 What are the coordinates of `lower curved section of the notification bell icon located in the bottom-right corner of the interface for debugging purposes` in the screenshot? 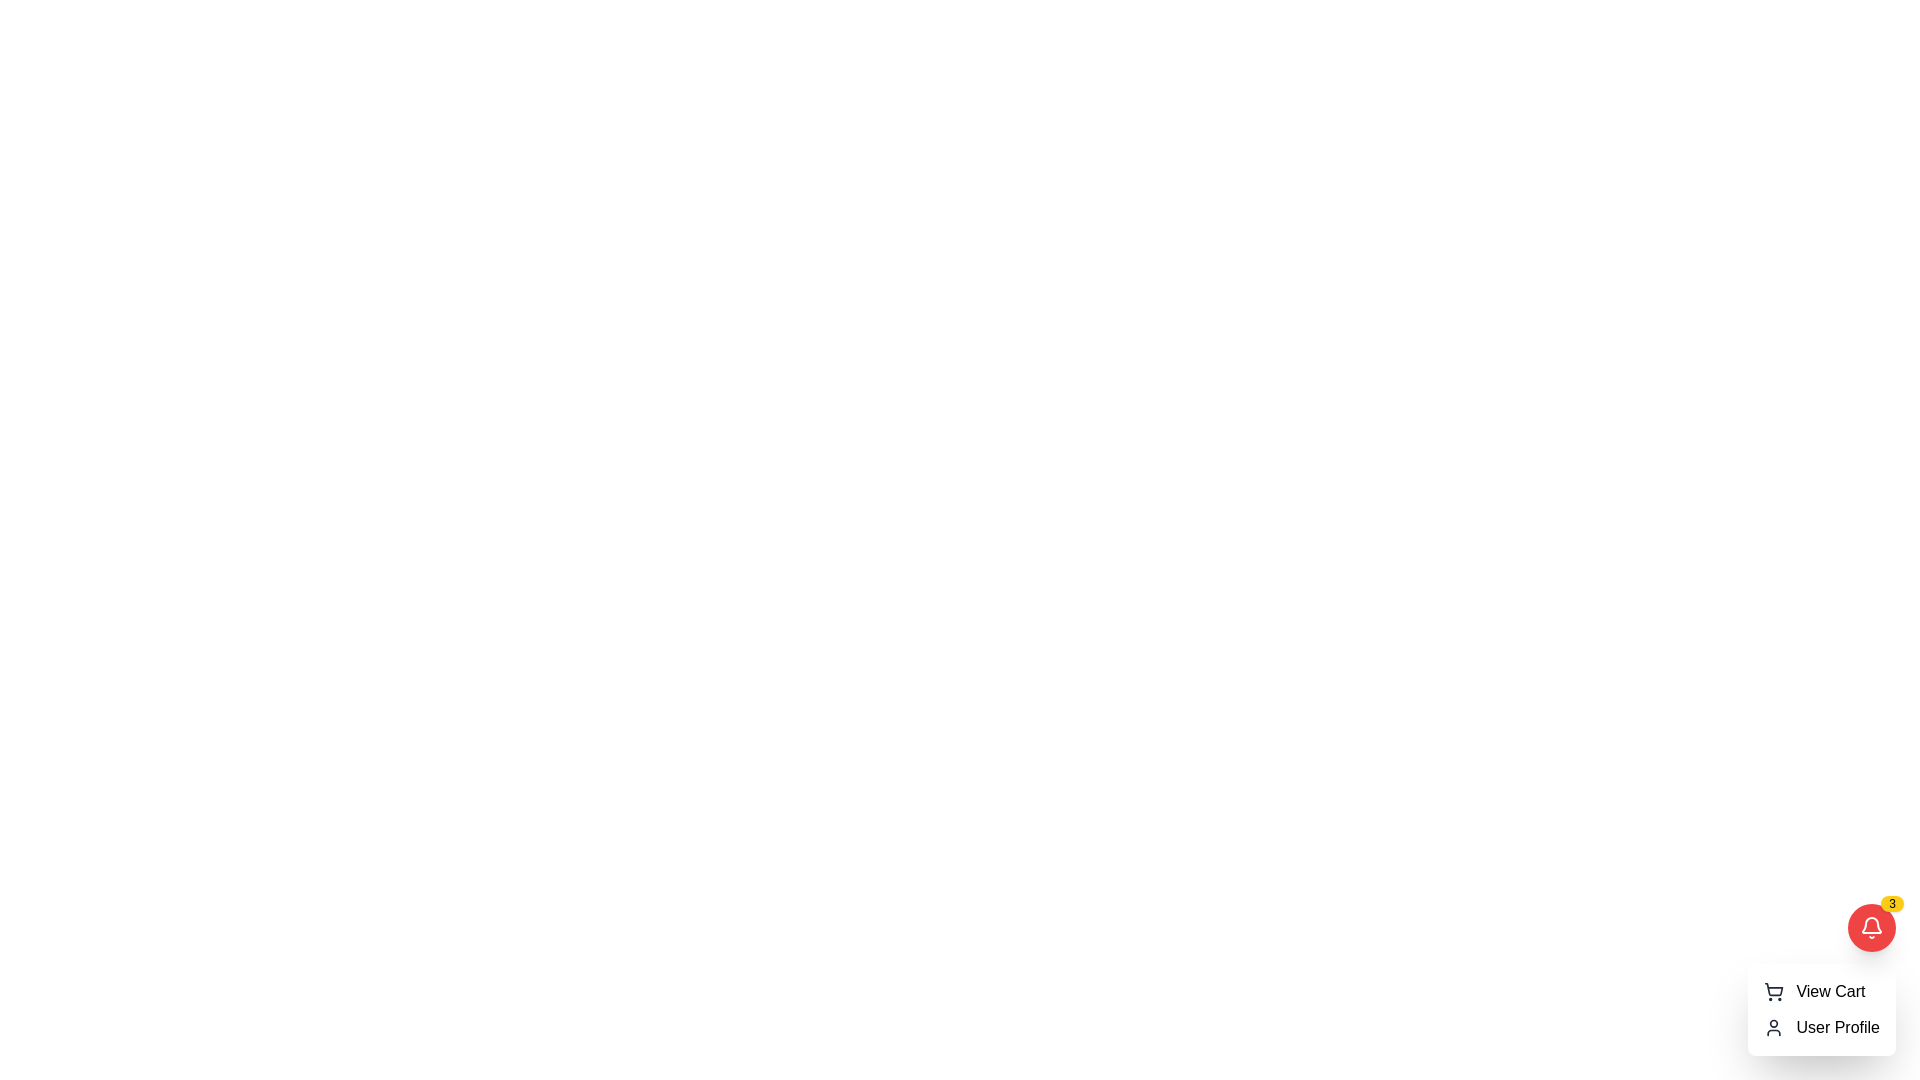 It's located at (1871, 925).